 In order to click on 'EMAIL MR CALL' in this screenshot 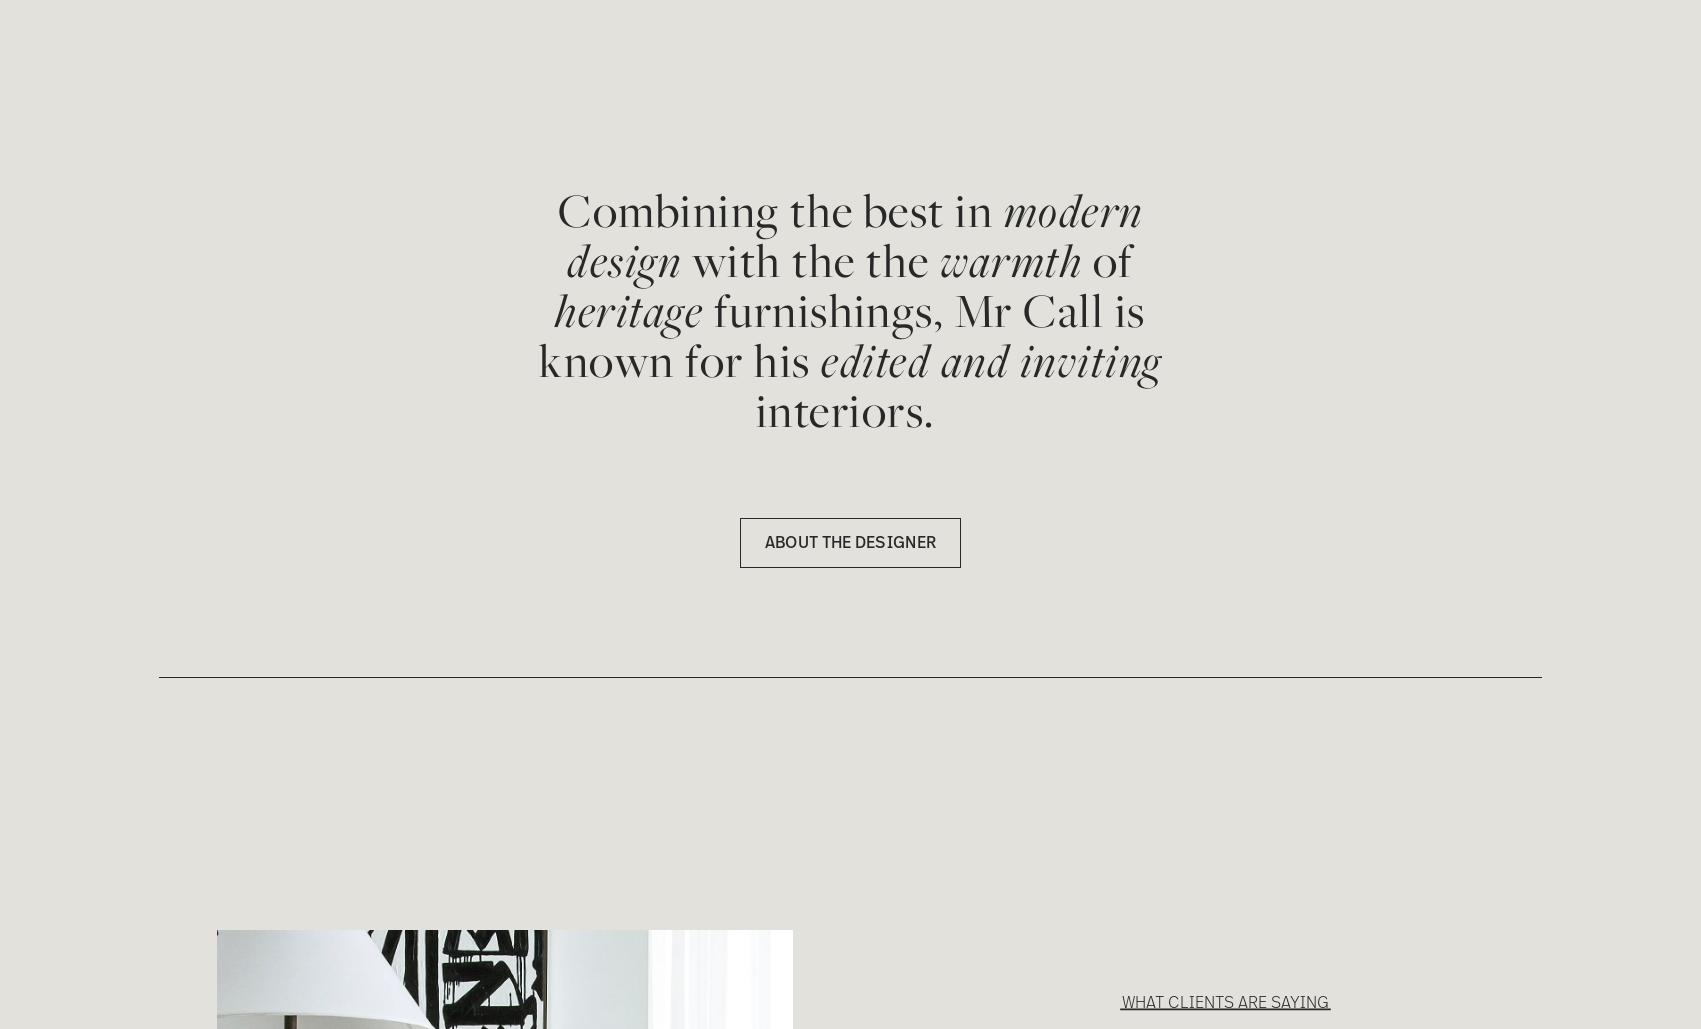, I will do `click(205, 56)`.